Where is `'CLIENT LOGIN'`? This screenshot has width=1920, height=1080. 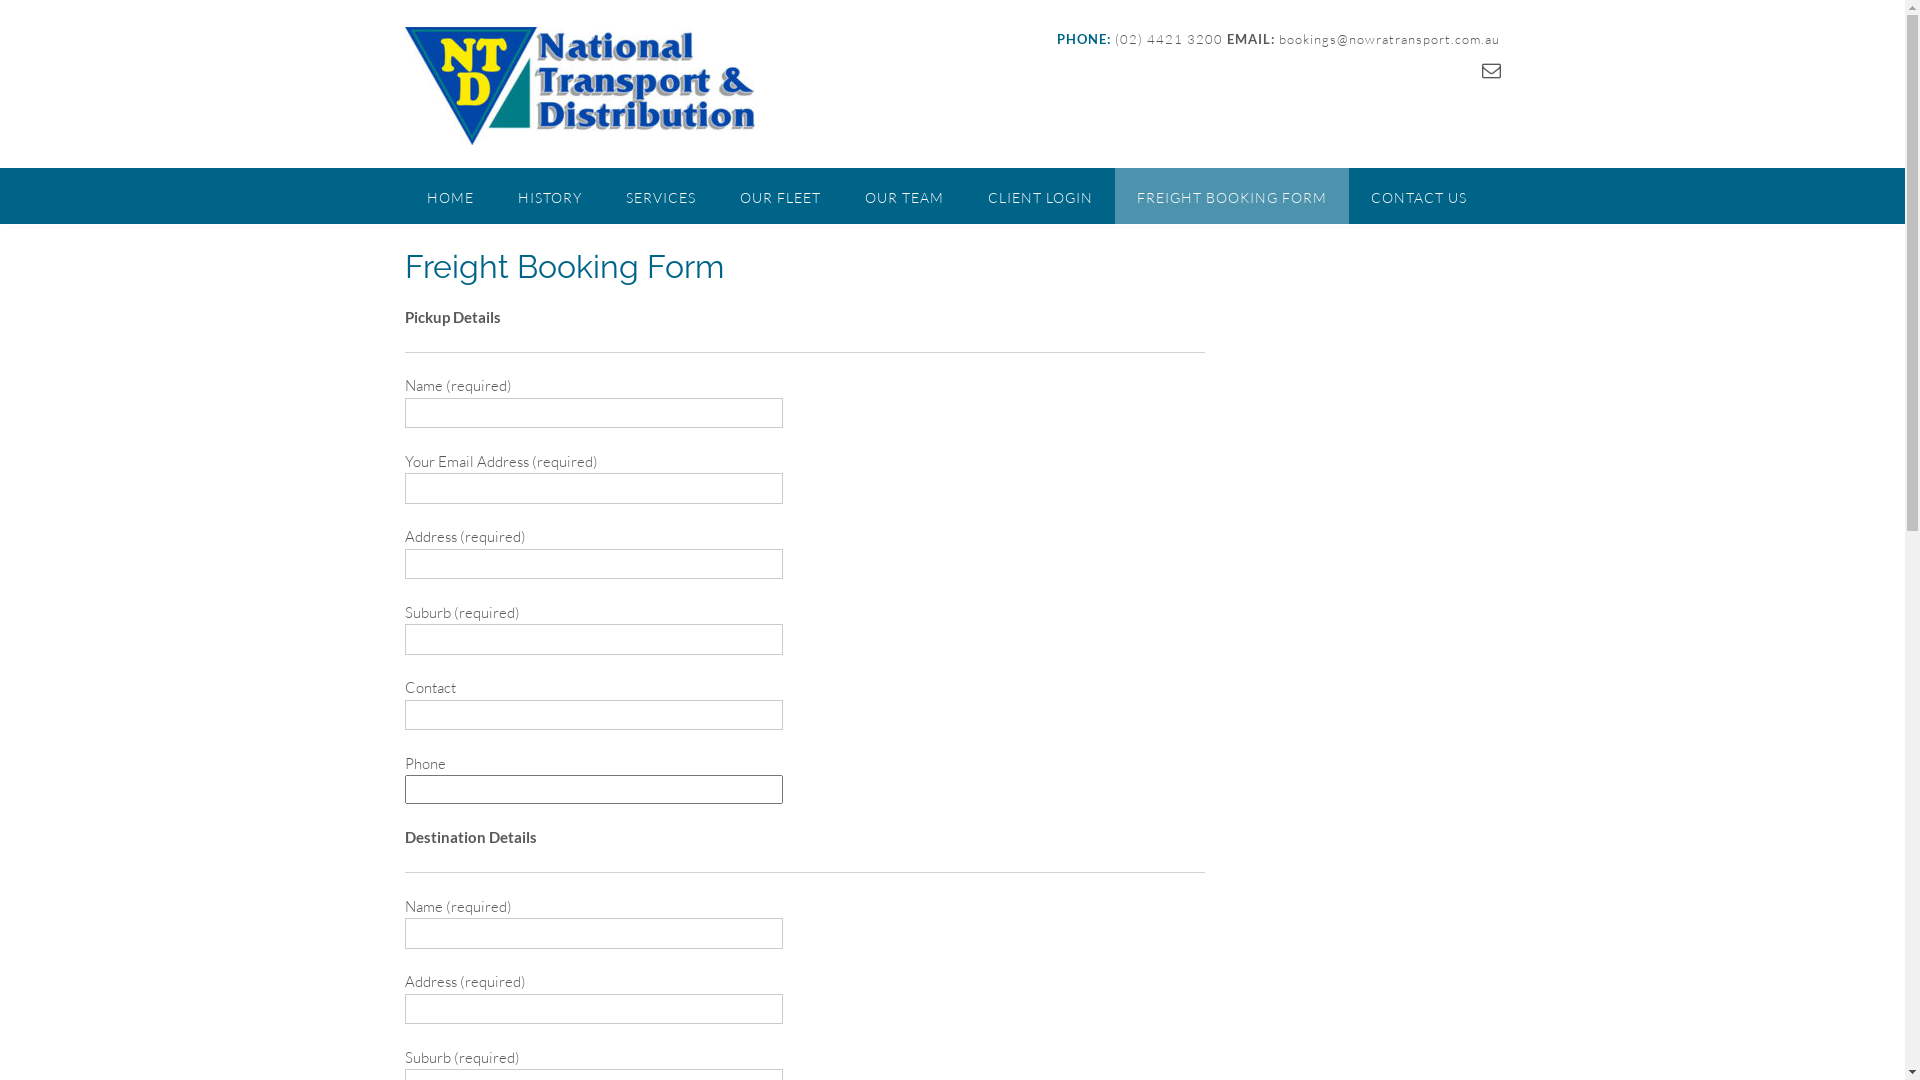 'CLIENT LOGIN' is located at coordinates (1040, 196).